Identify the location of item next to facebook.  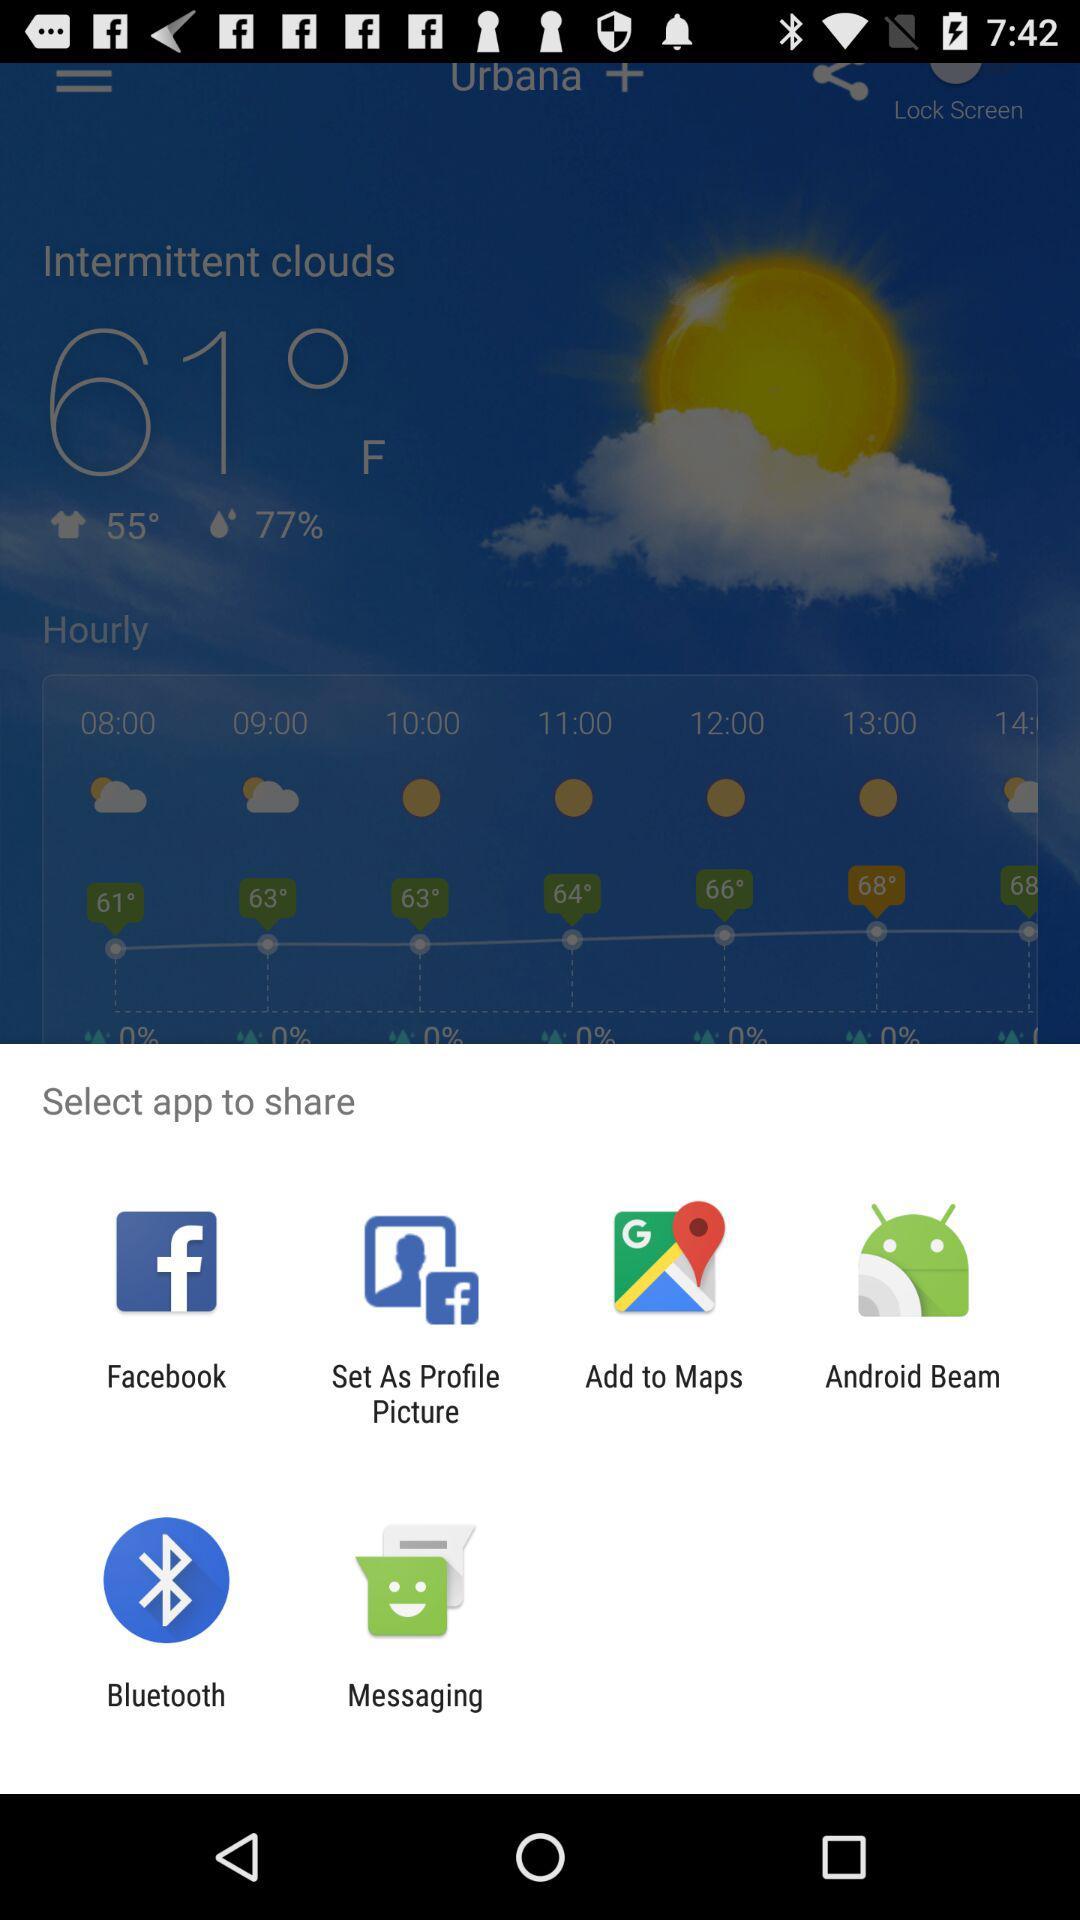
(414, 1392).